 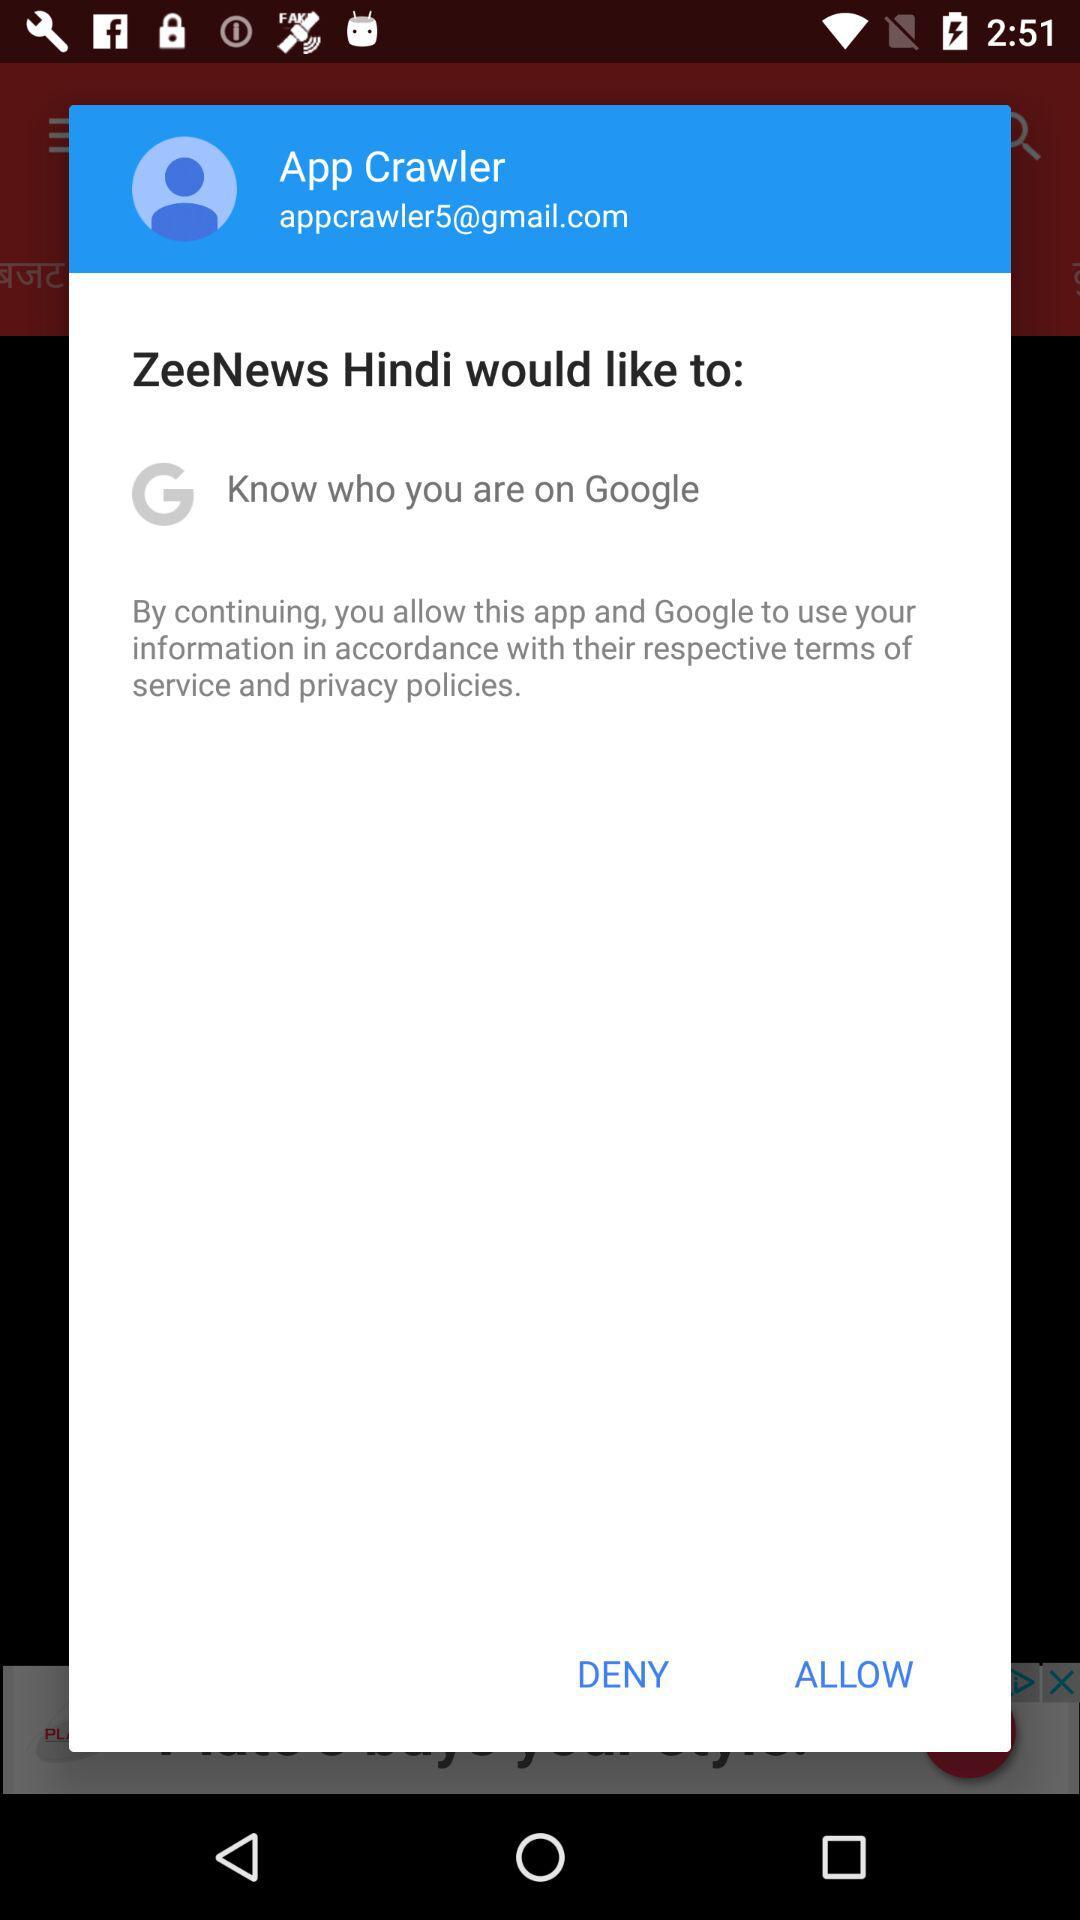 I want to click on the appcrawler5@gmail.com, so click(x=454, y=214).